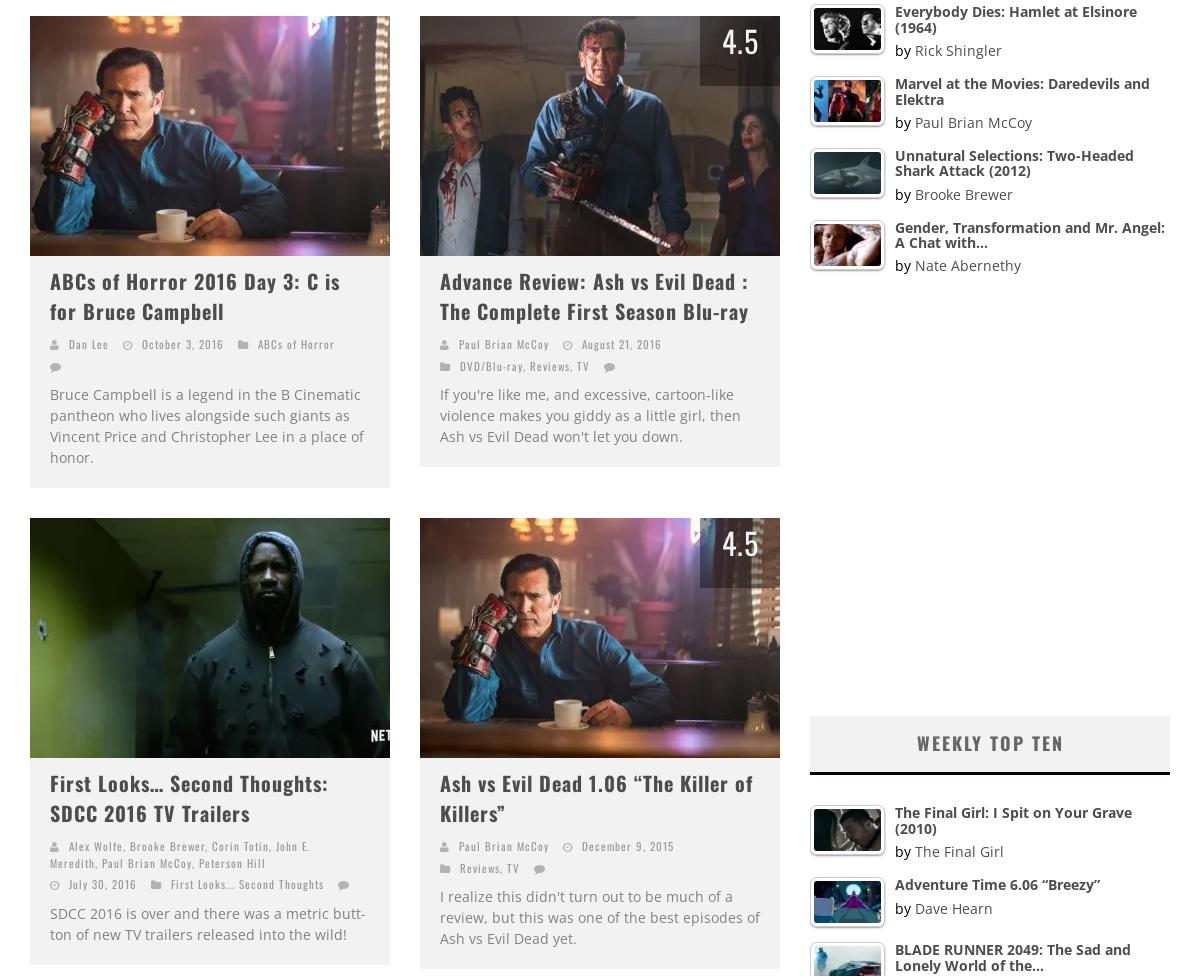  What do you see at coordinates (595, 797) in the screenshot?
I see `'Ash vs Evil Dead 1.06 “The Killer of Killers”'` at bounding box center [595, 797].